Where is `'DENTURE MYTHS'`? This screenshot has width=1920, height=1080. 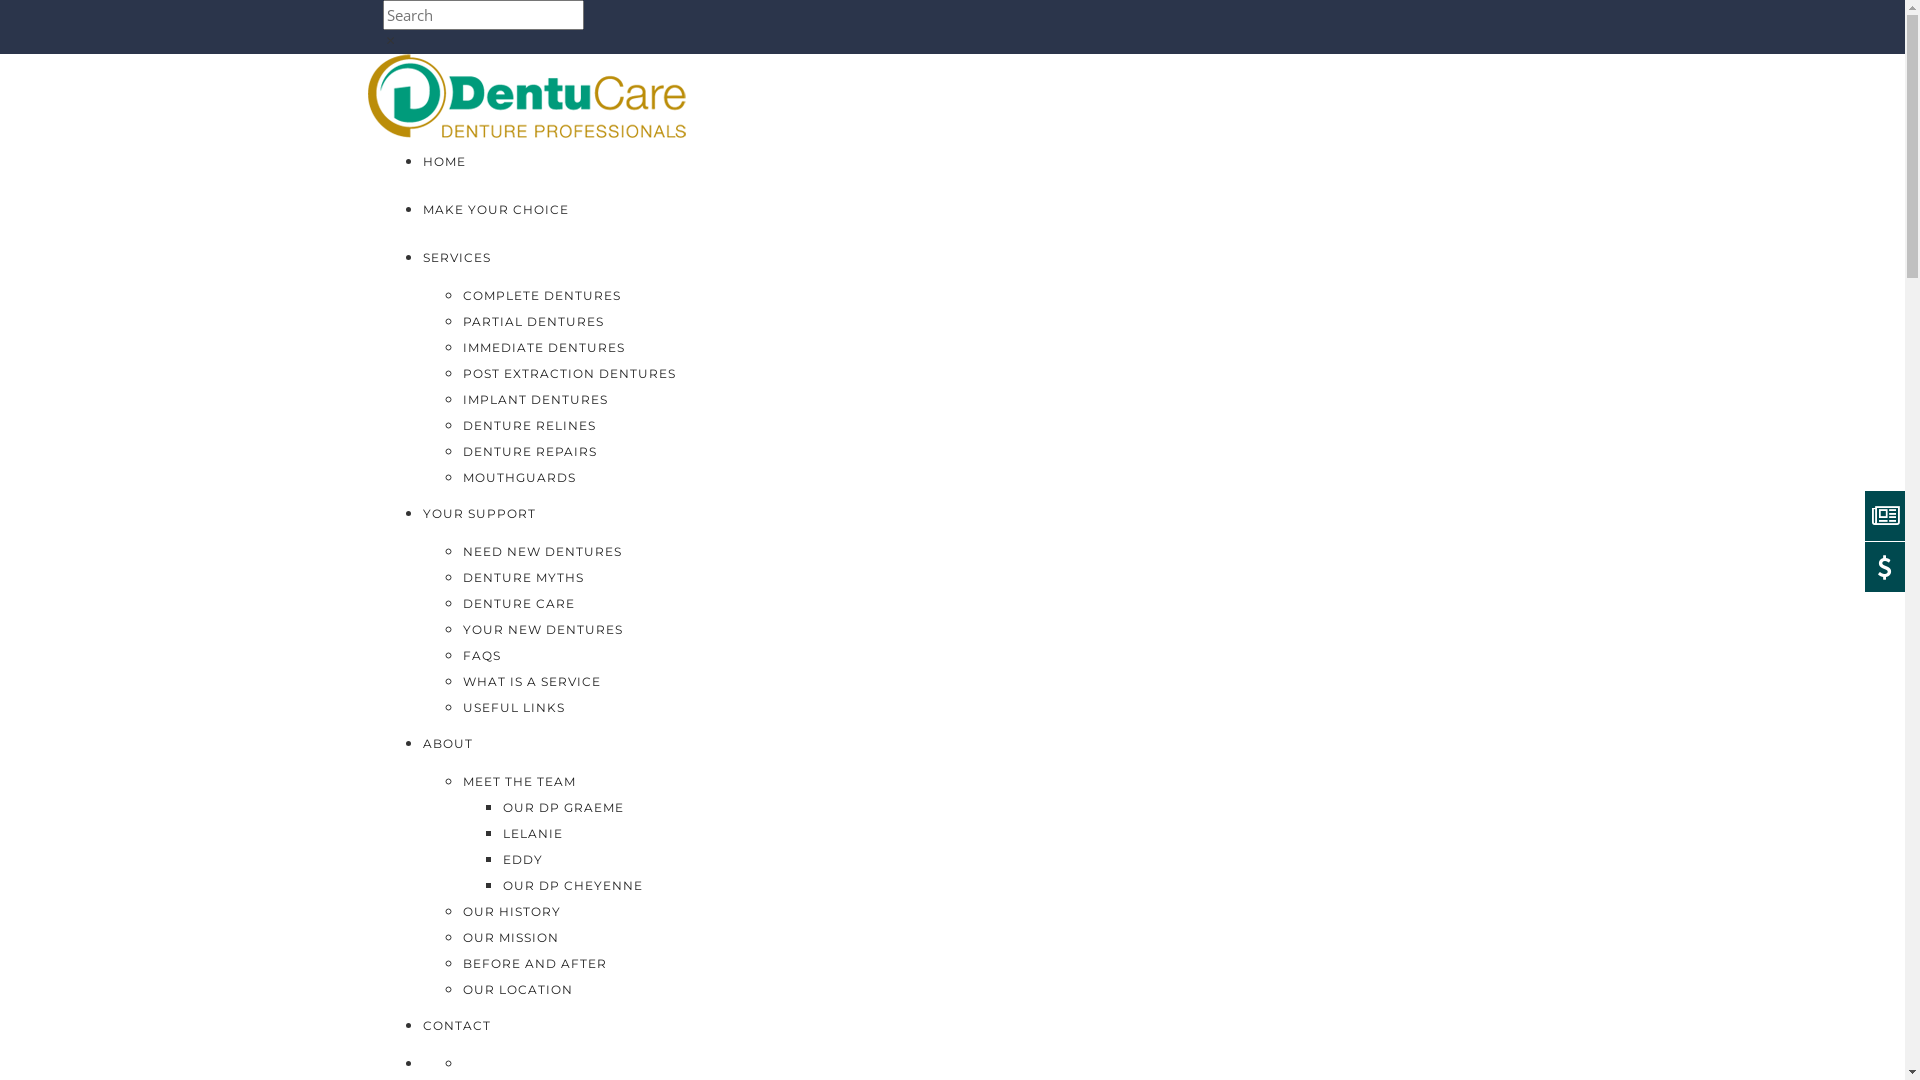 'DENTURE MYTHS' is located at coordinates (522, 577).